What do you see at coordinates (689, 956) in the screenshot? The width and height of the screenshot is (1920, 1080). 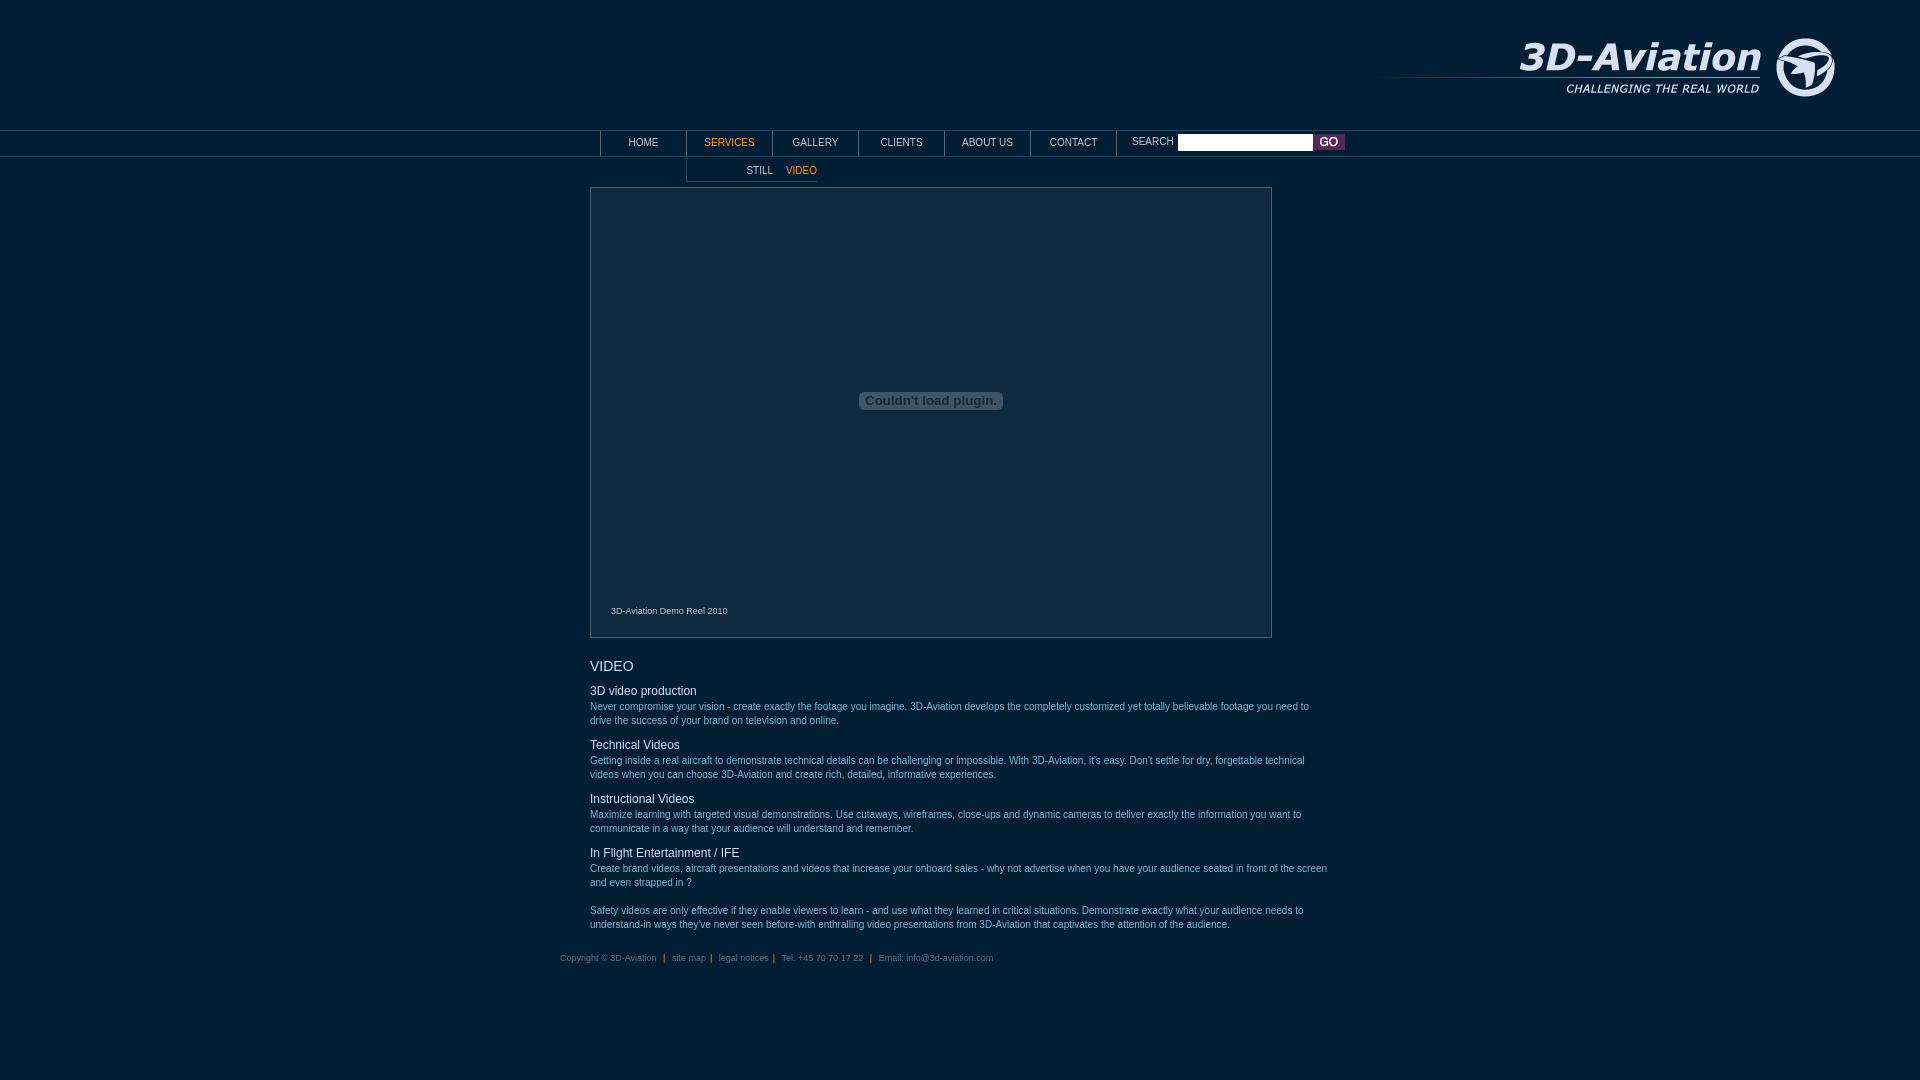 I see `'site map'` at bounding box center [689, 956].